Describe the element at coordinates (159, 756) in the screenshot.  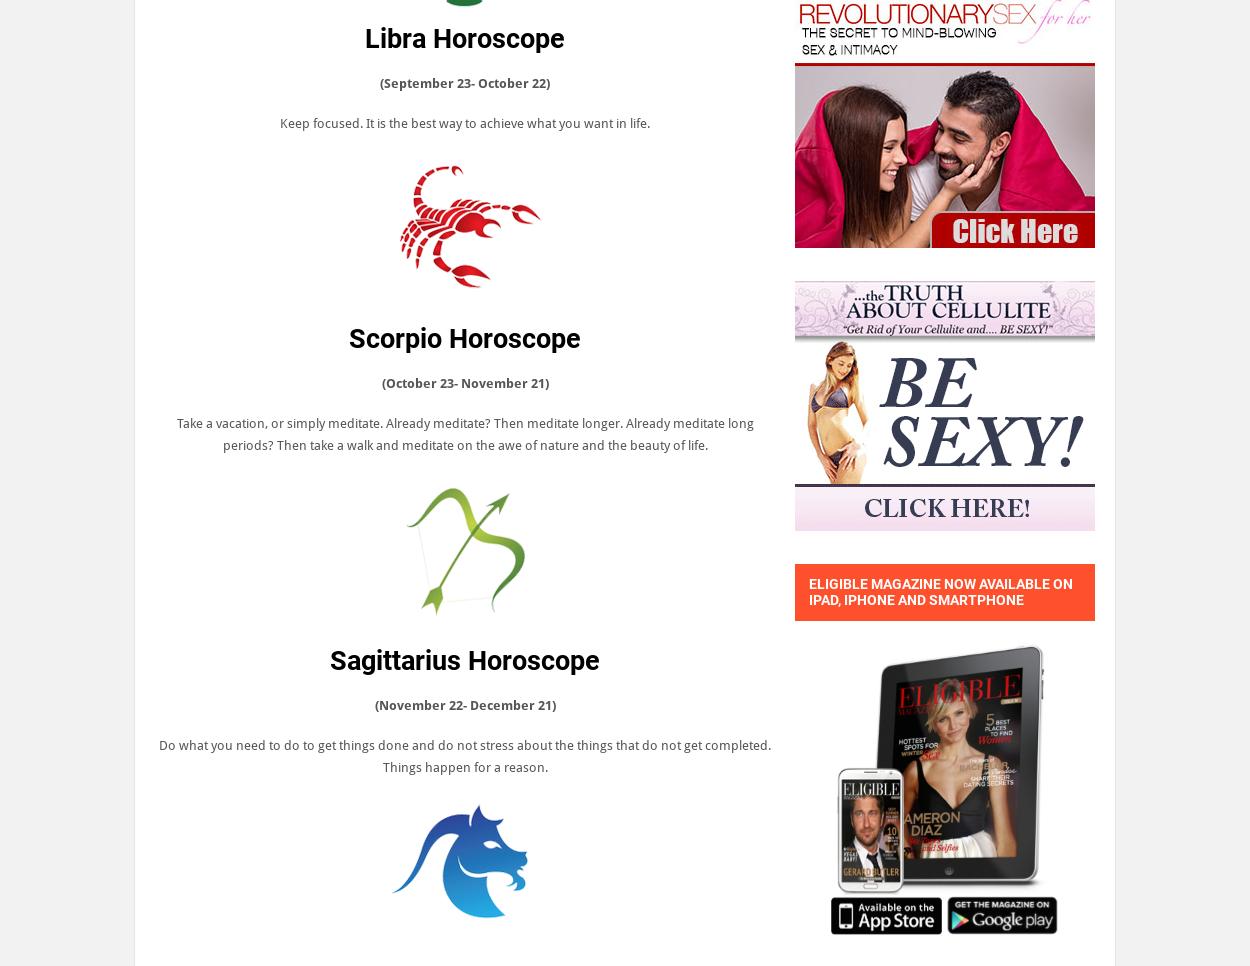
I see `'Do what you need to do to get things done and do not stress about the things that do not get completed. Things happen for a reason.'` at that location.